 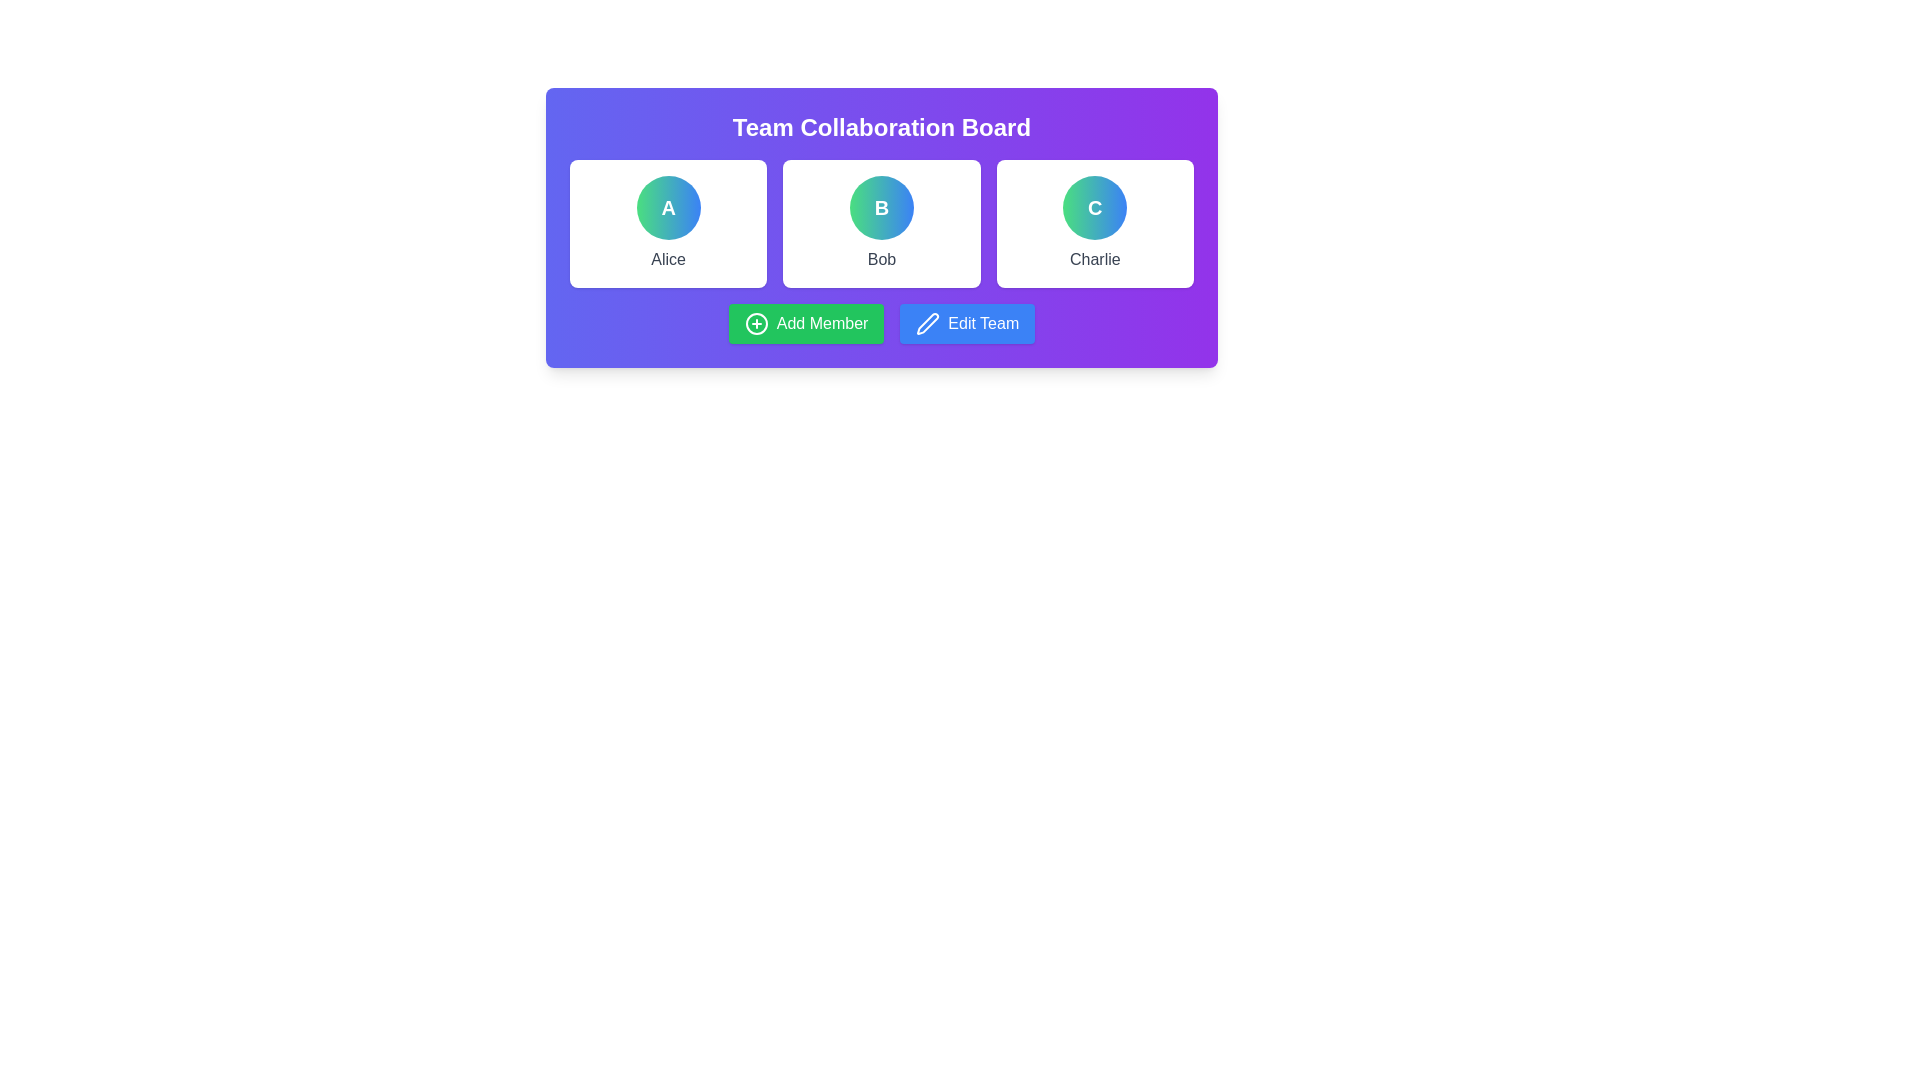 I want to click on the first button to the left of the blue 'Edit Team' button to initiate the add member functionality, so click(x=806, y=323).